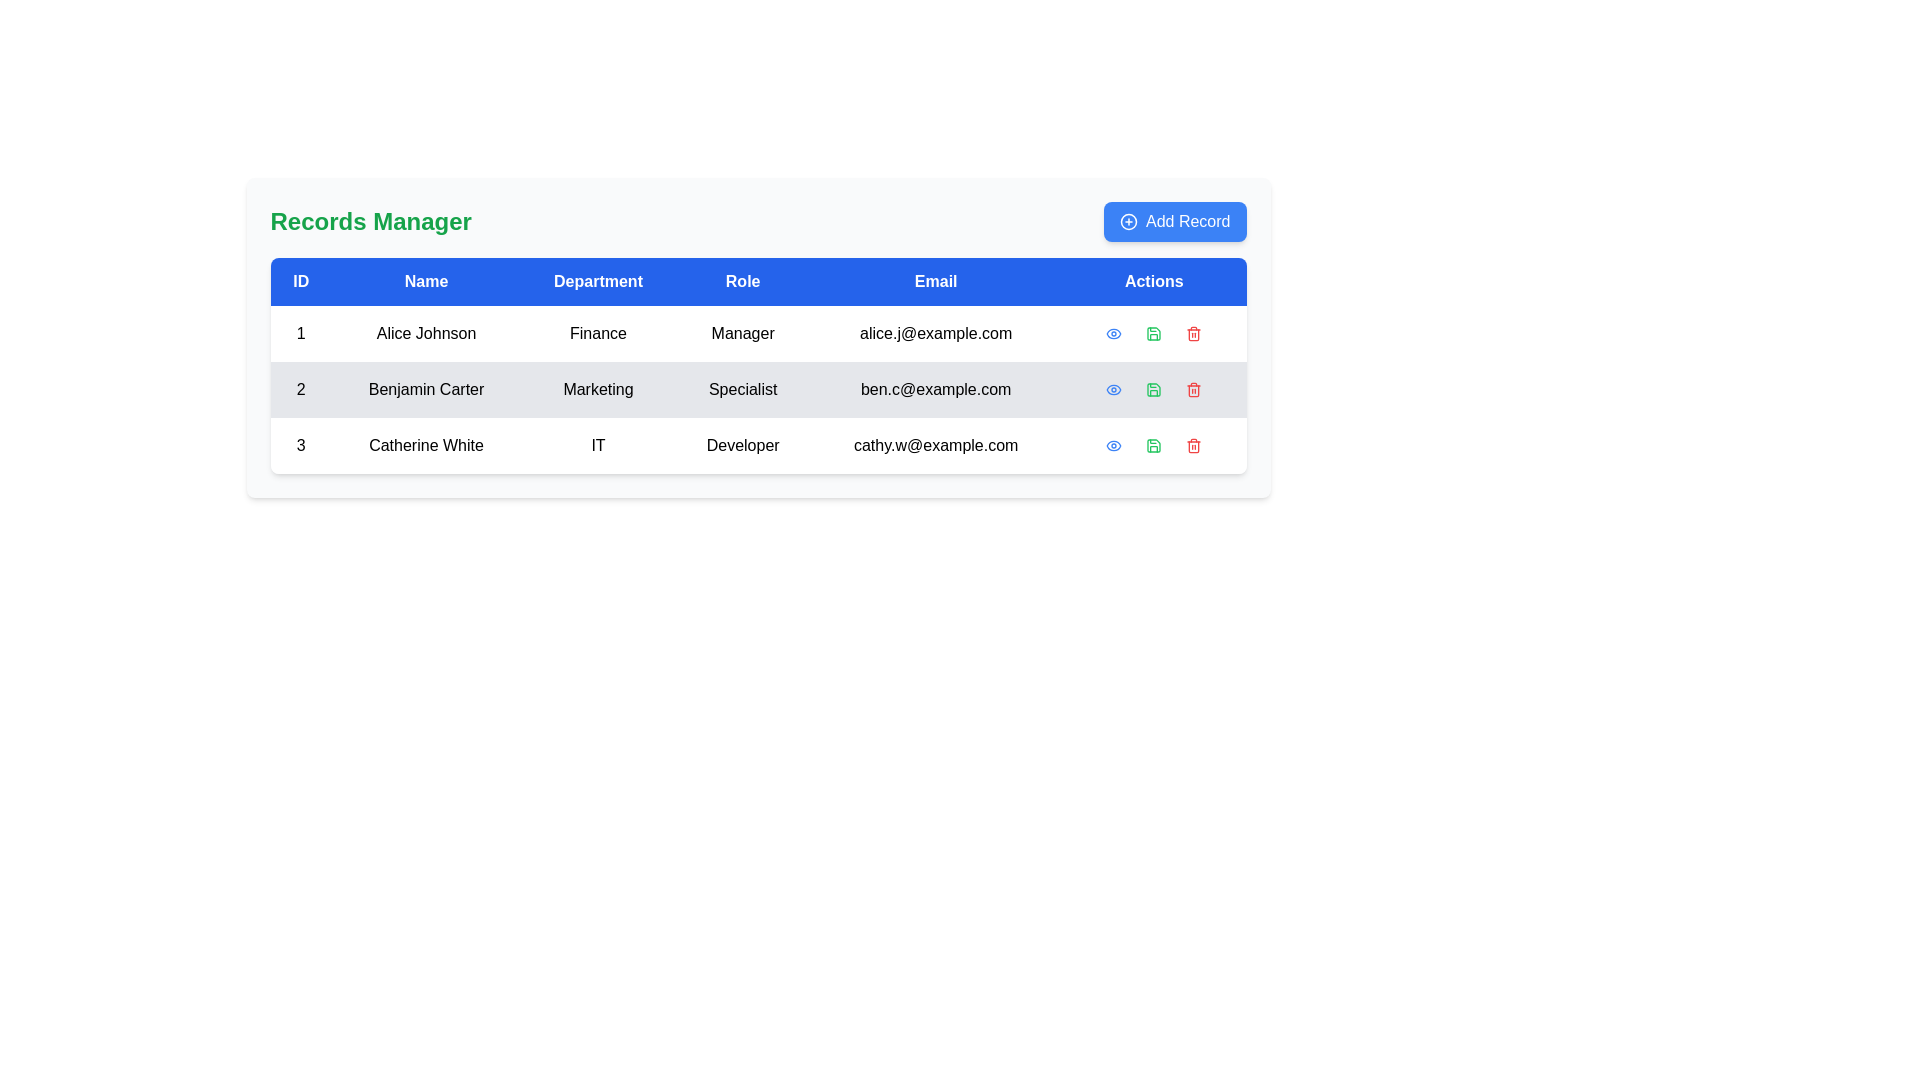 Image resolution: width=1920 pixels, height=1080 pixels. What do you see at coordinates (1154, 281) in the screenshot?
I see `text from the sixth column header in the table, which is located to the far right and labeled for actions associated with the rows beneath it` at bounding box center [1154, 281].